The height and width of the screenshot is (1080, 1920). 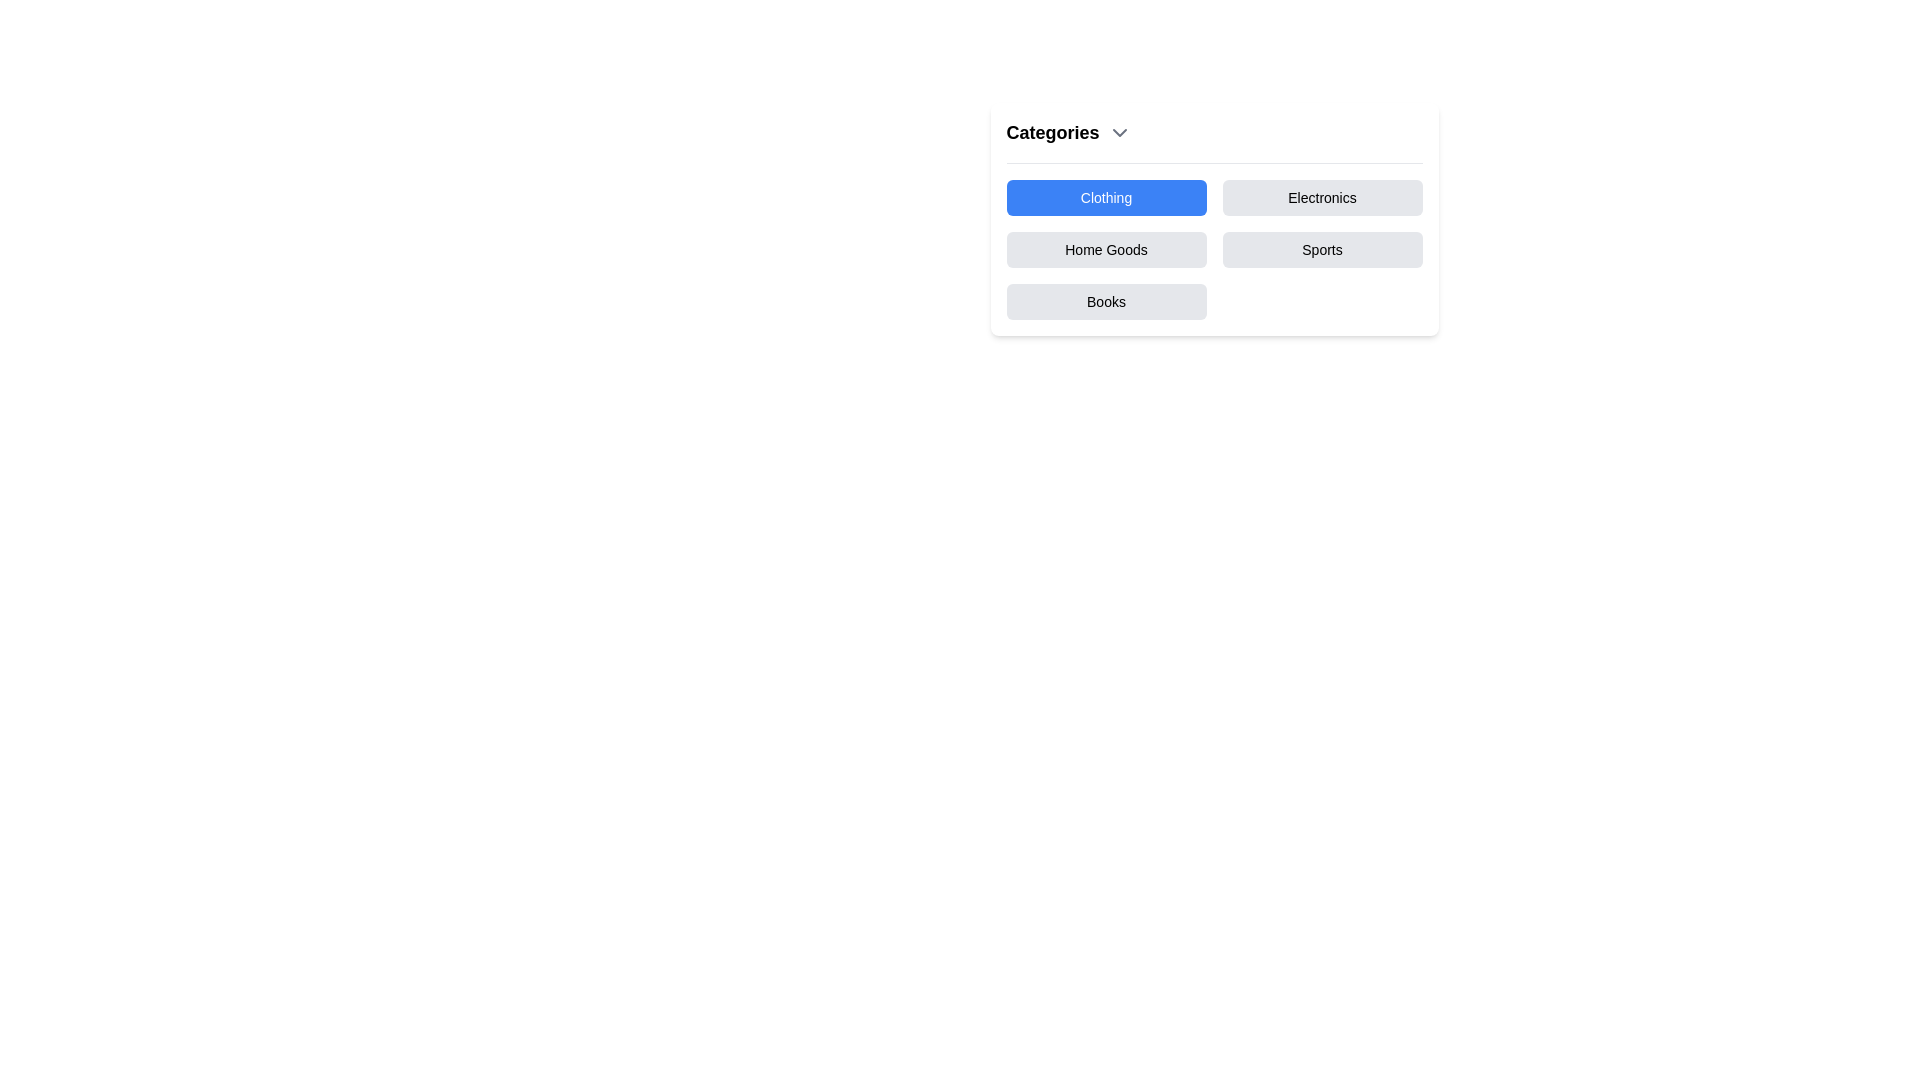 I want to click on the 'Sports' button, which is the second item in the second row of a 2x3 grid layout, located to the right of the 'Home Goods' button and above the 'Books' button, so click(x=1322, y=249).